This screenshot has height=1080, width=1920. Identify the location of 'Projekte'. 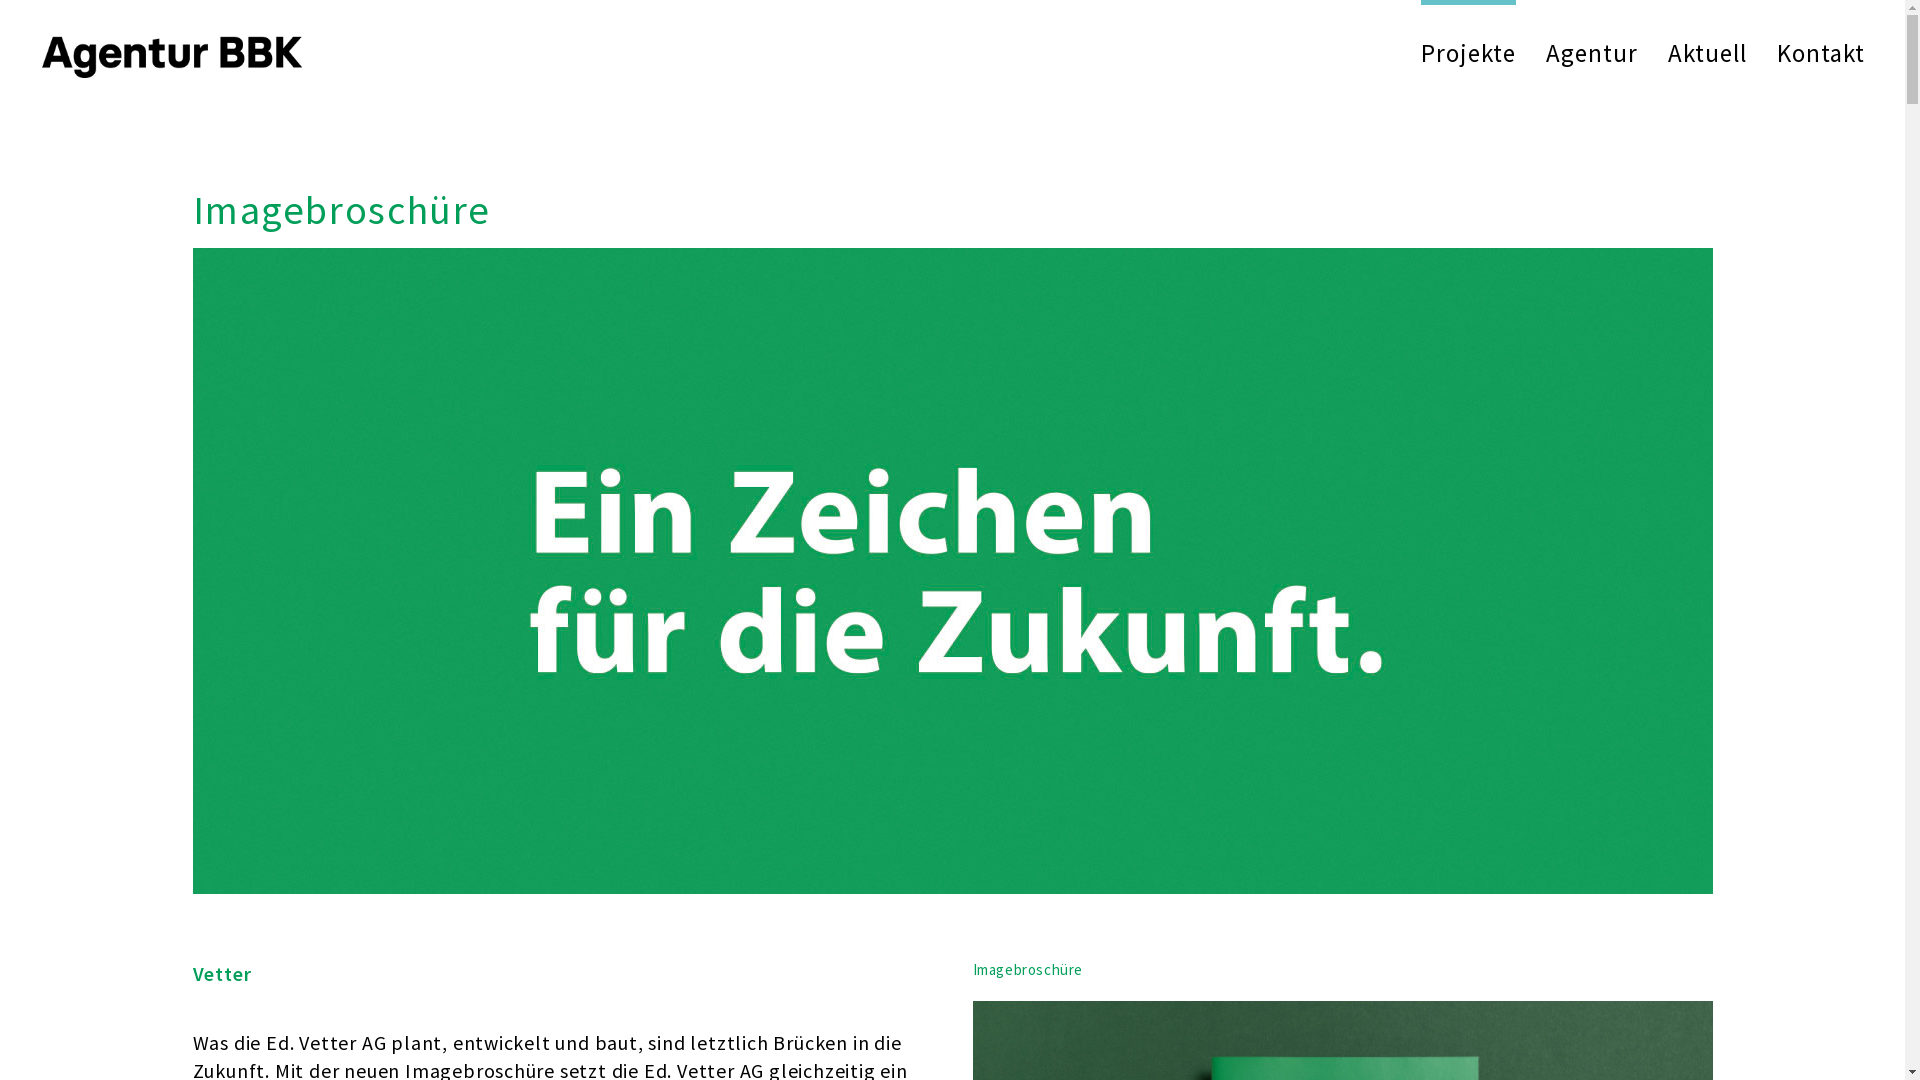
(1468, 52).